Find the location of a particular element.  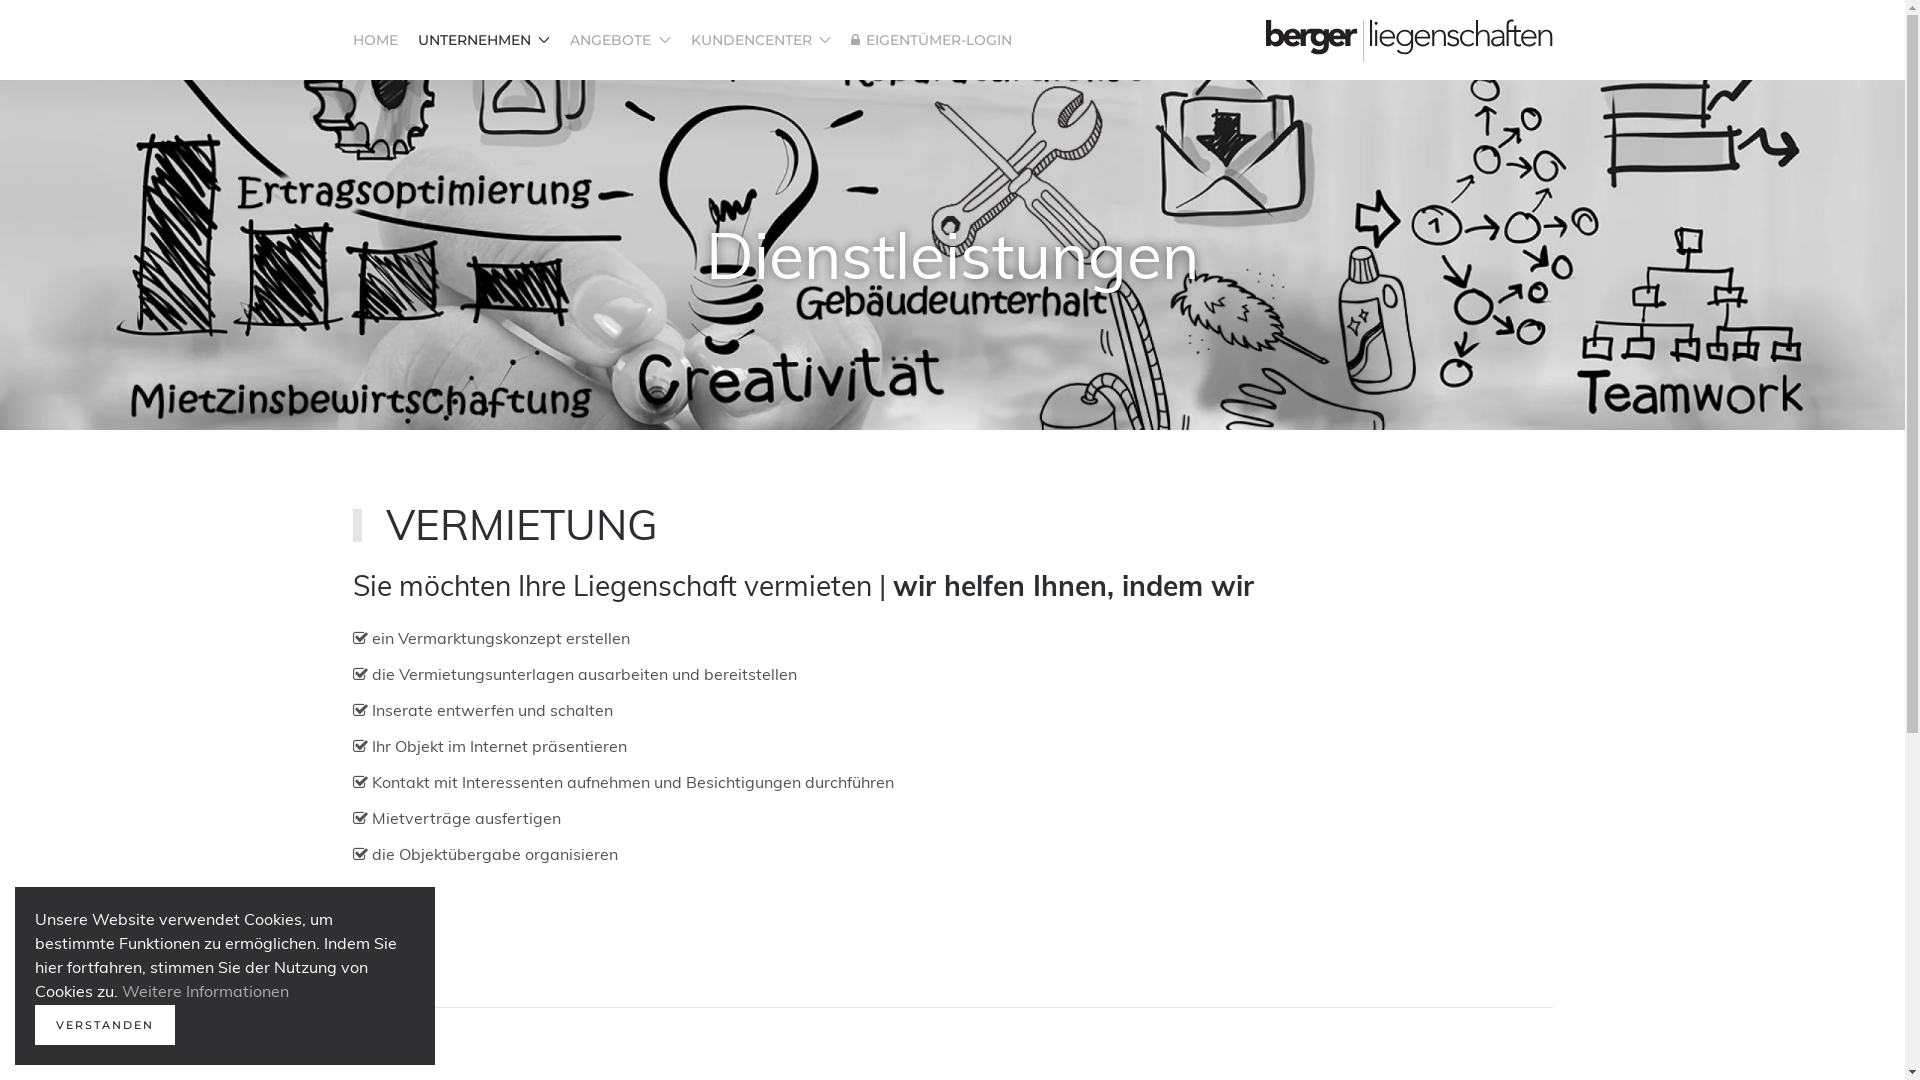

'ANGEBOTE' is located at coordinates (619, 39).